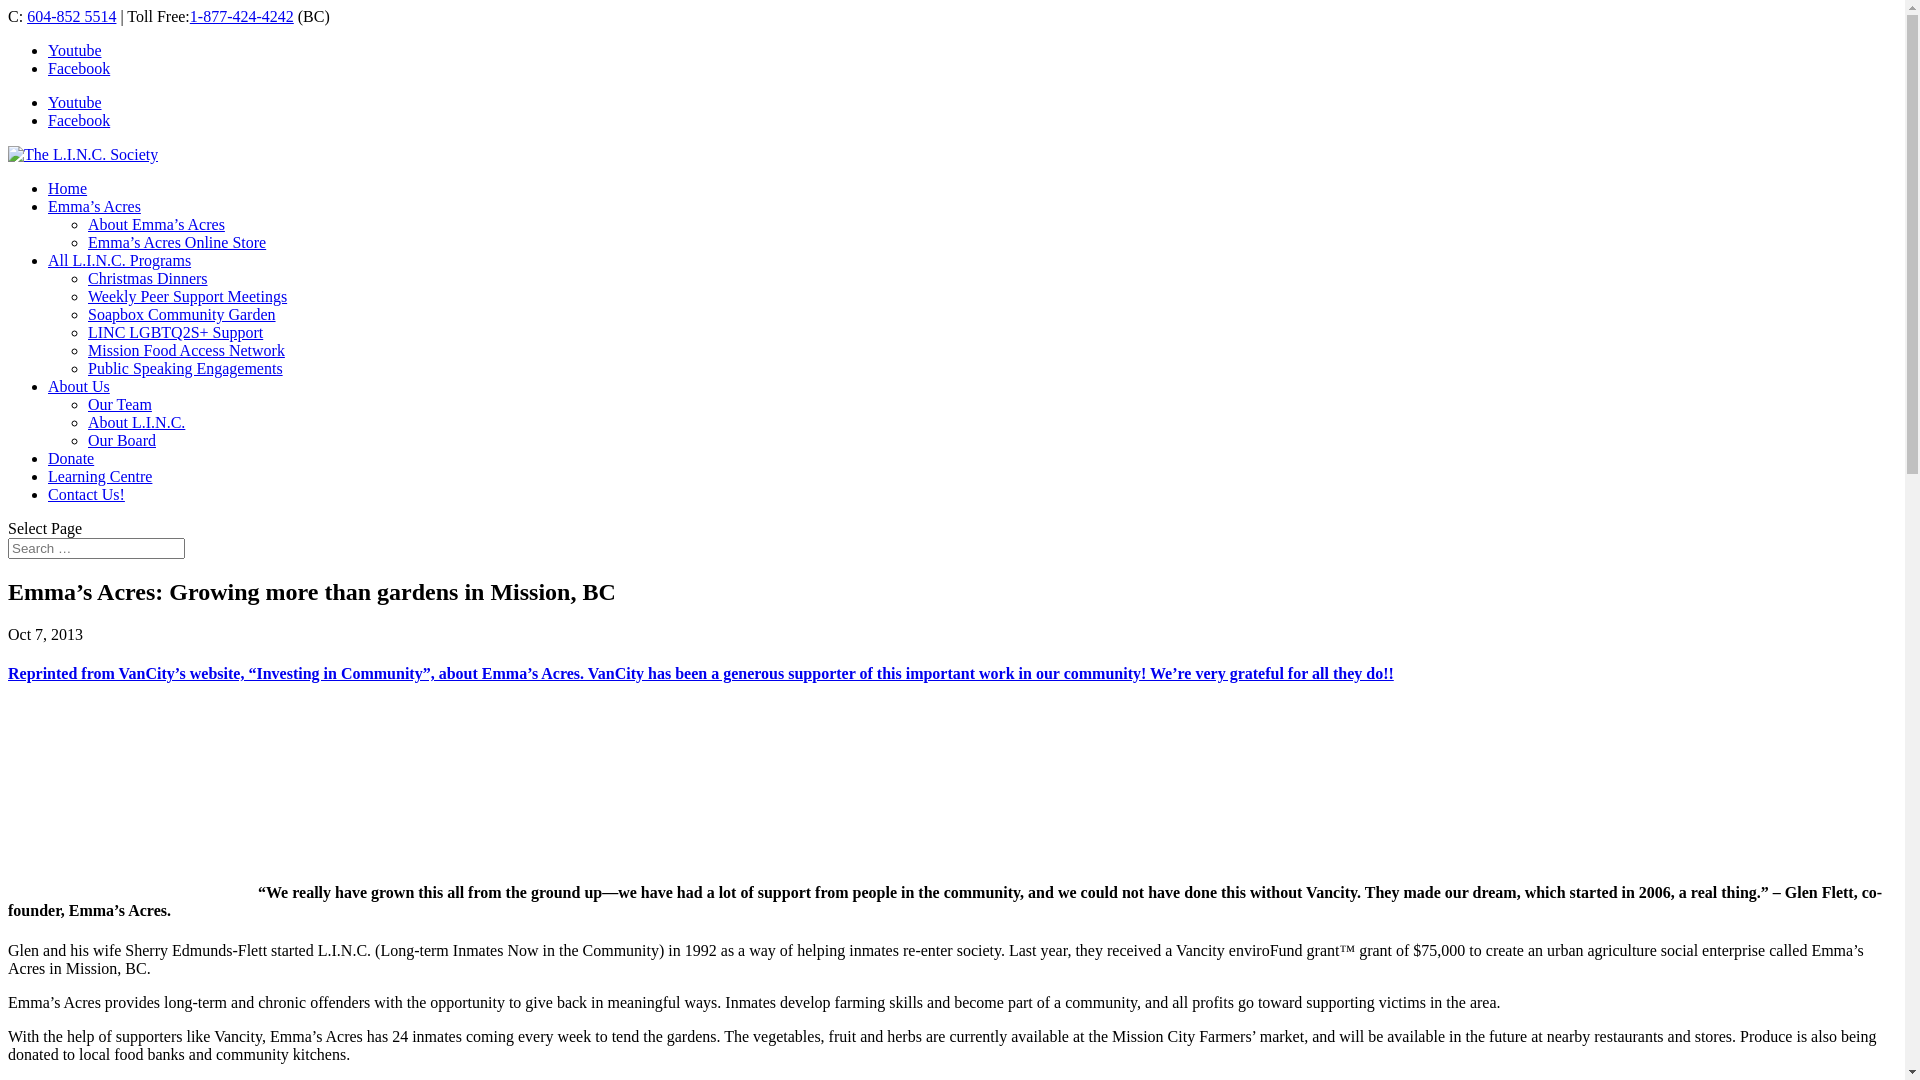 This screenshot has width=1920, height=1080. I want to click on 'Donate', so click(71, 458).